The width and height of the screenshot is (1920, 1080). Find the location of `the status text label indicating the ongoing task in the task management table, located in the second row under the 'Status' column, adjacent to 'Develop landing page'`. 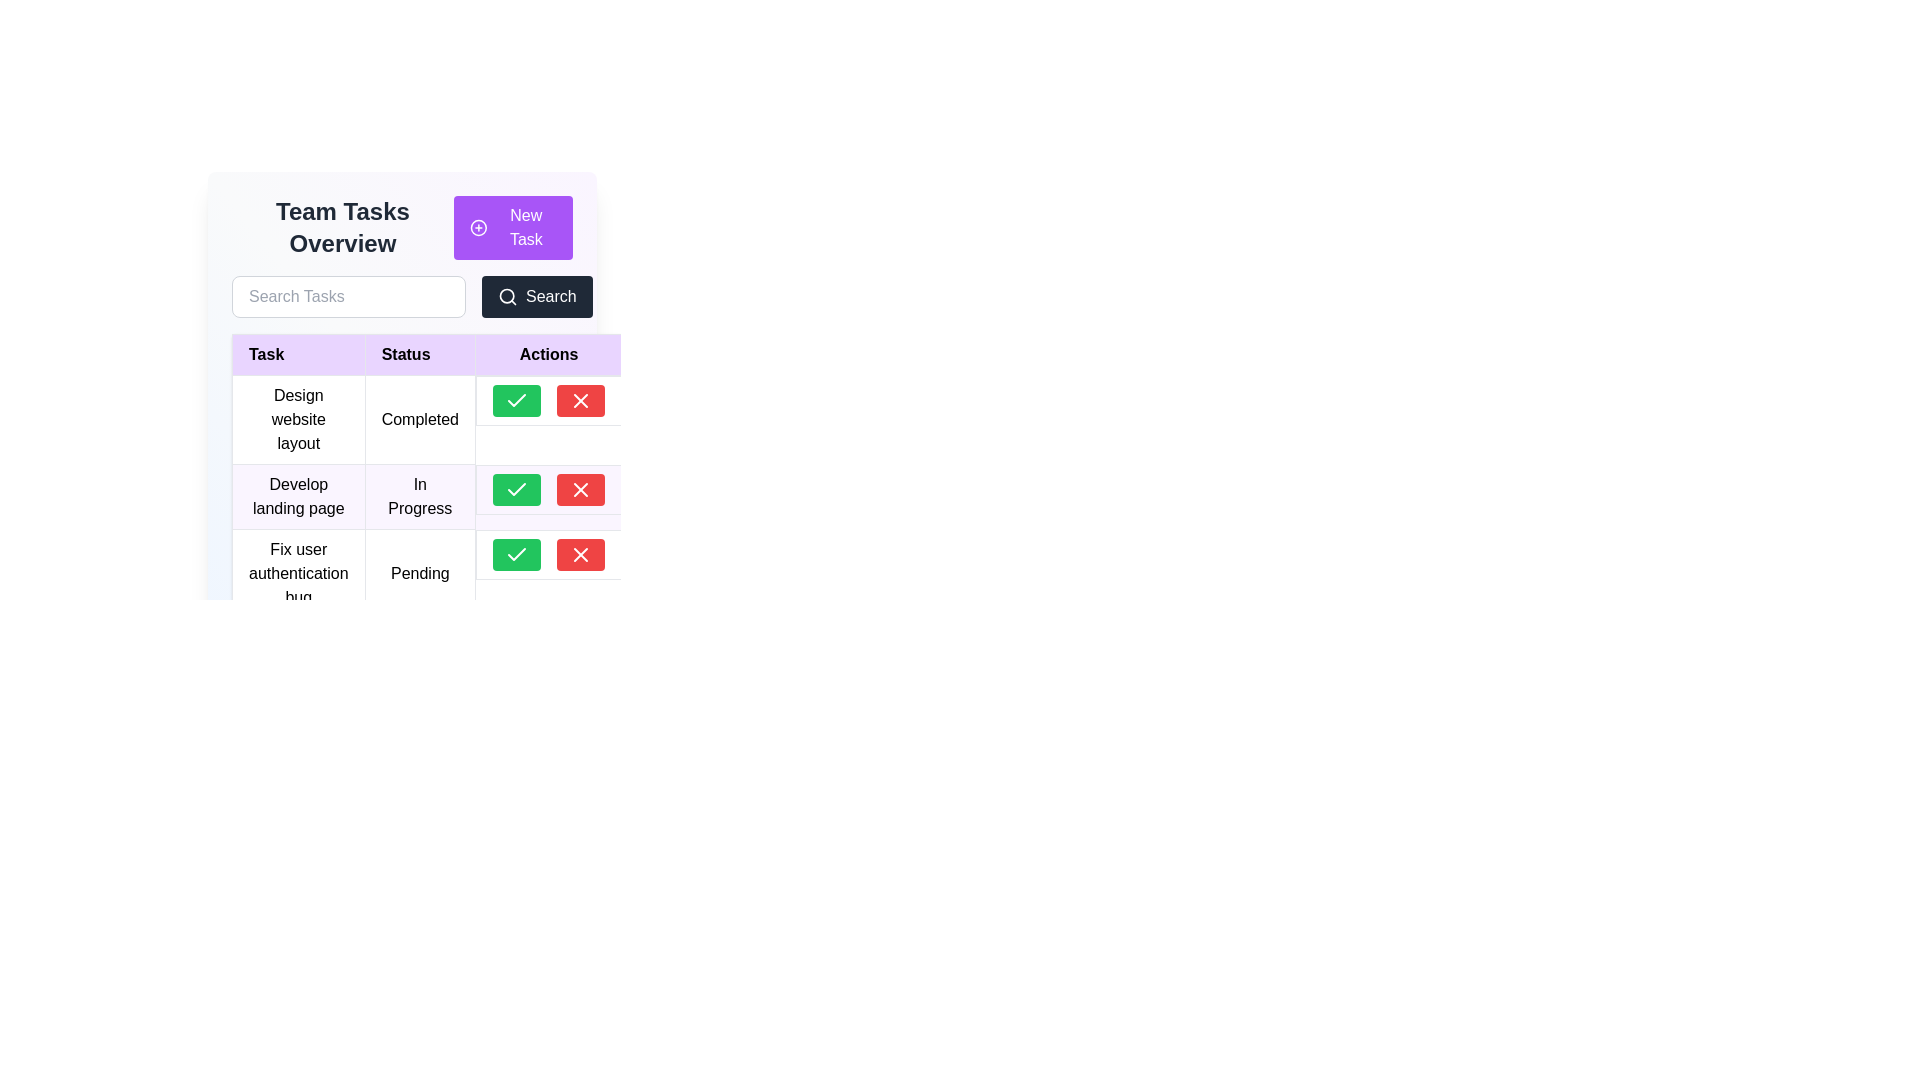

the status text label indicating the ongoing task in the task management table, located in the second row under the 'Status' column, adjacent to 'Develop landing page' is located at coordinates (419, 496).